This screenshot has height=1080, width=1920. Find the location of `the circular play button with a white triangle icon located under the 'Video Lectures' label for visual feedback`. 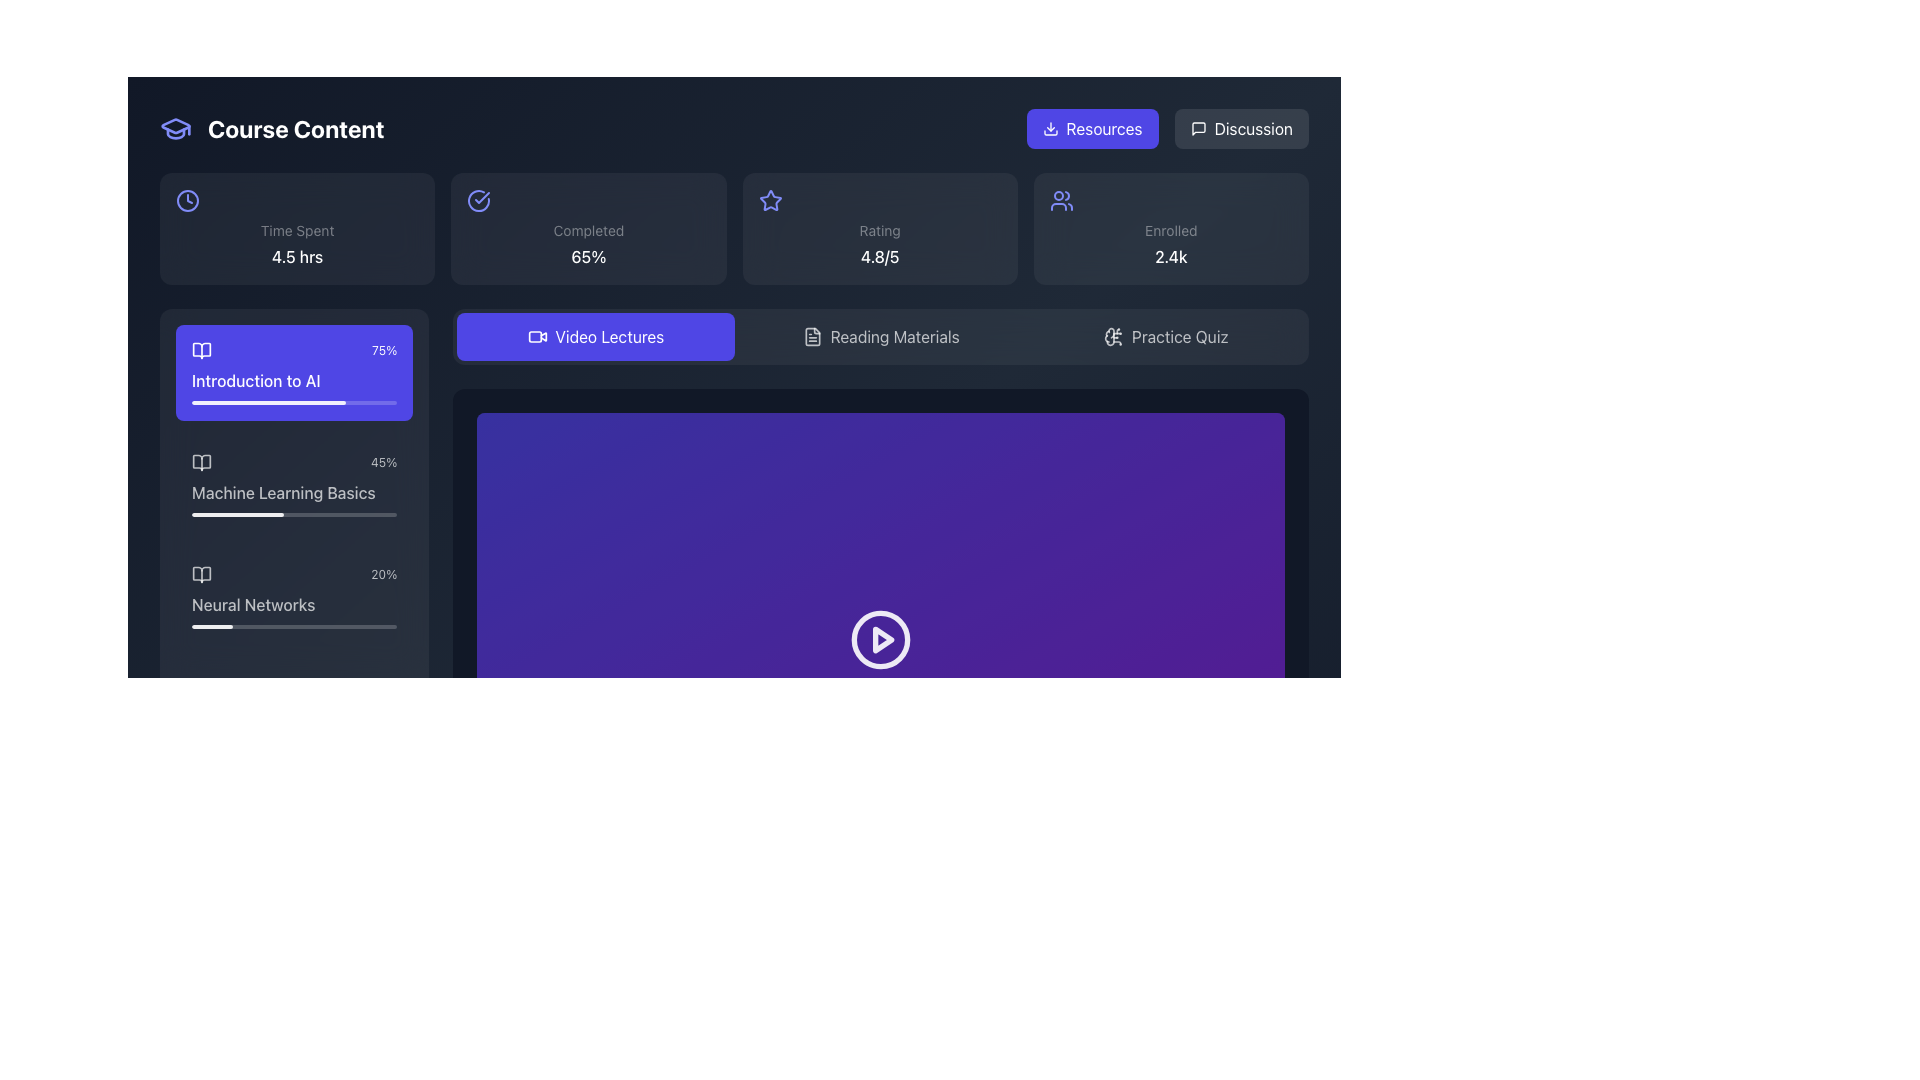

the circular play button with a white triangle icon located under the 'Video Lectures' label for visual feedback is located at coordinates (880, 640).